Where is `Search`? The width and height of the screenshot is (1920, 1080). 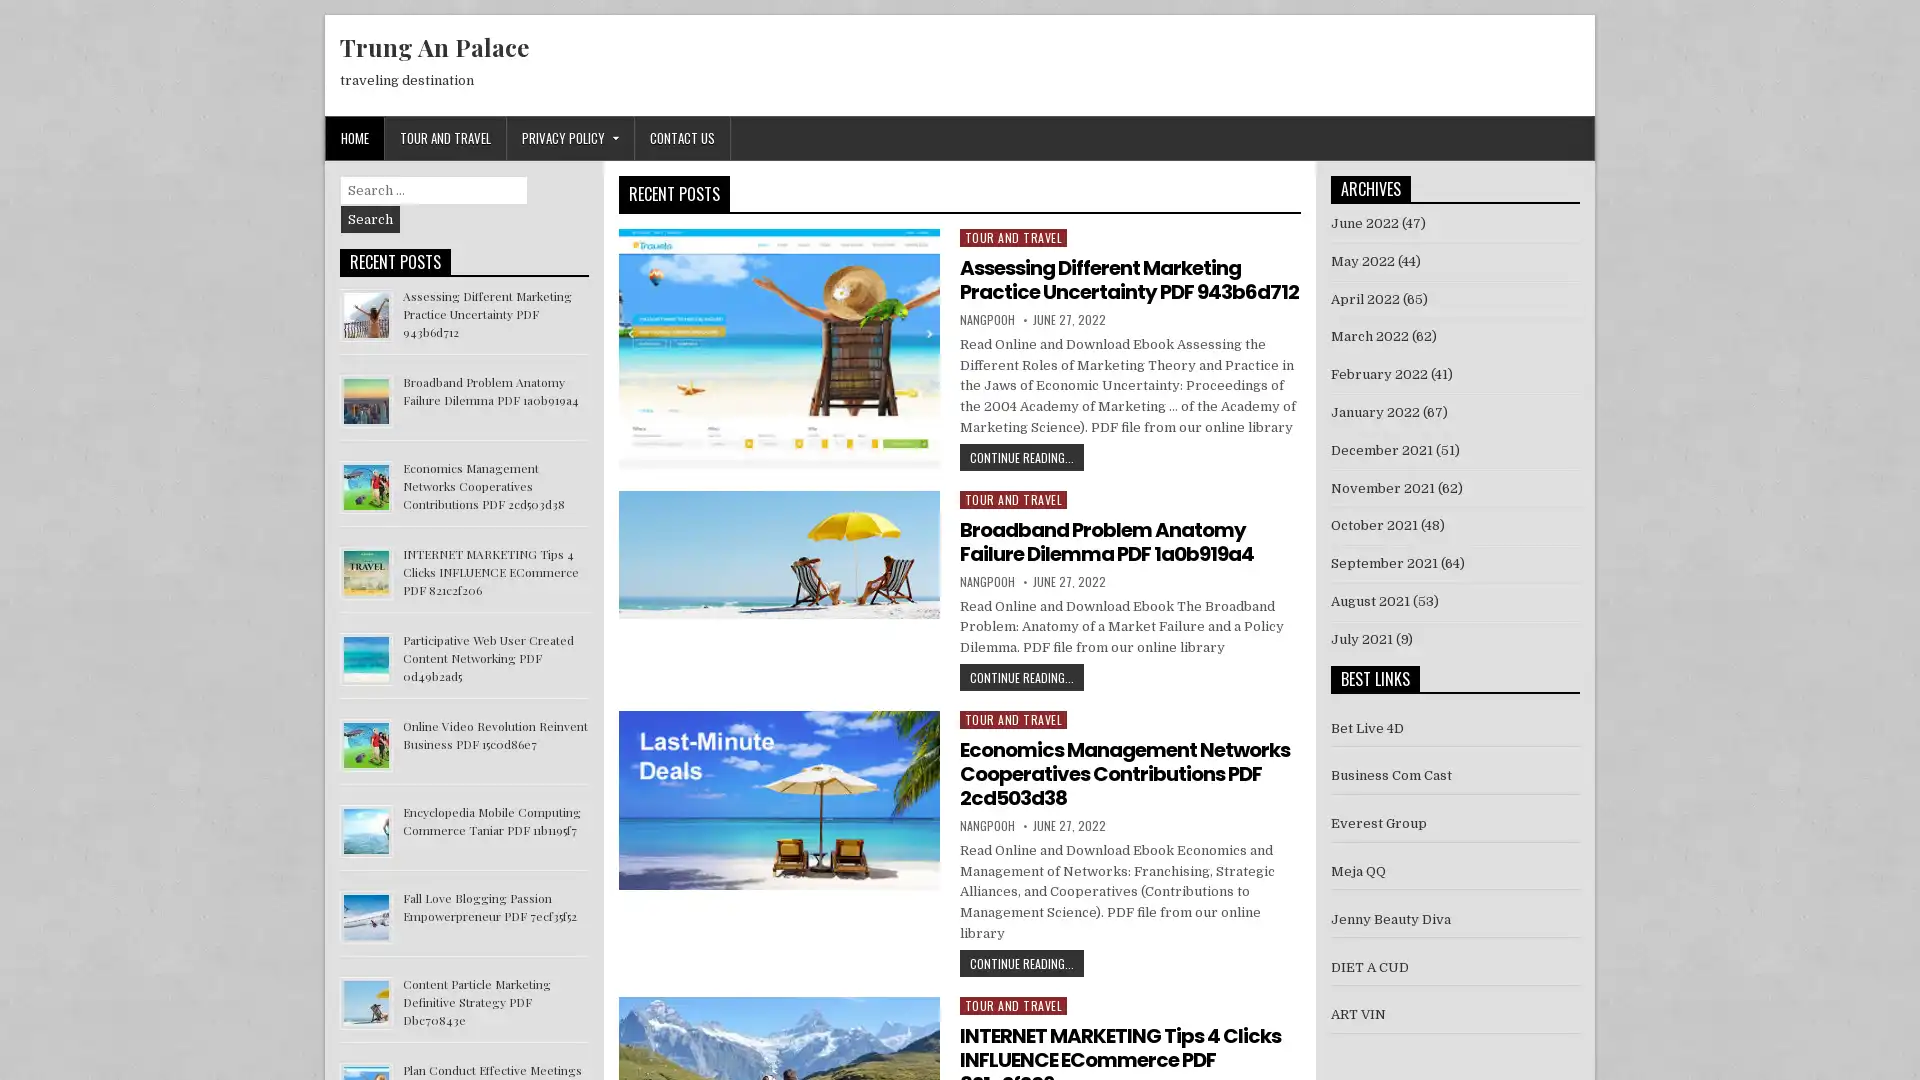
Search is located at coordinates (370, 219).